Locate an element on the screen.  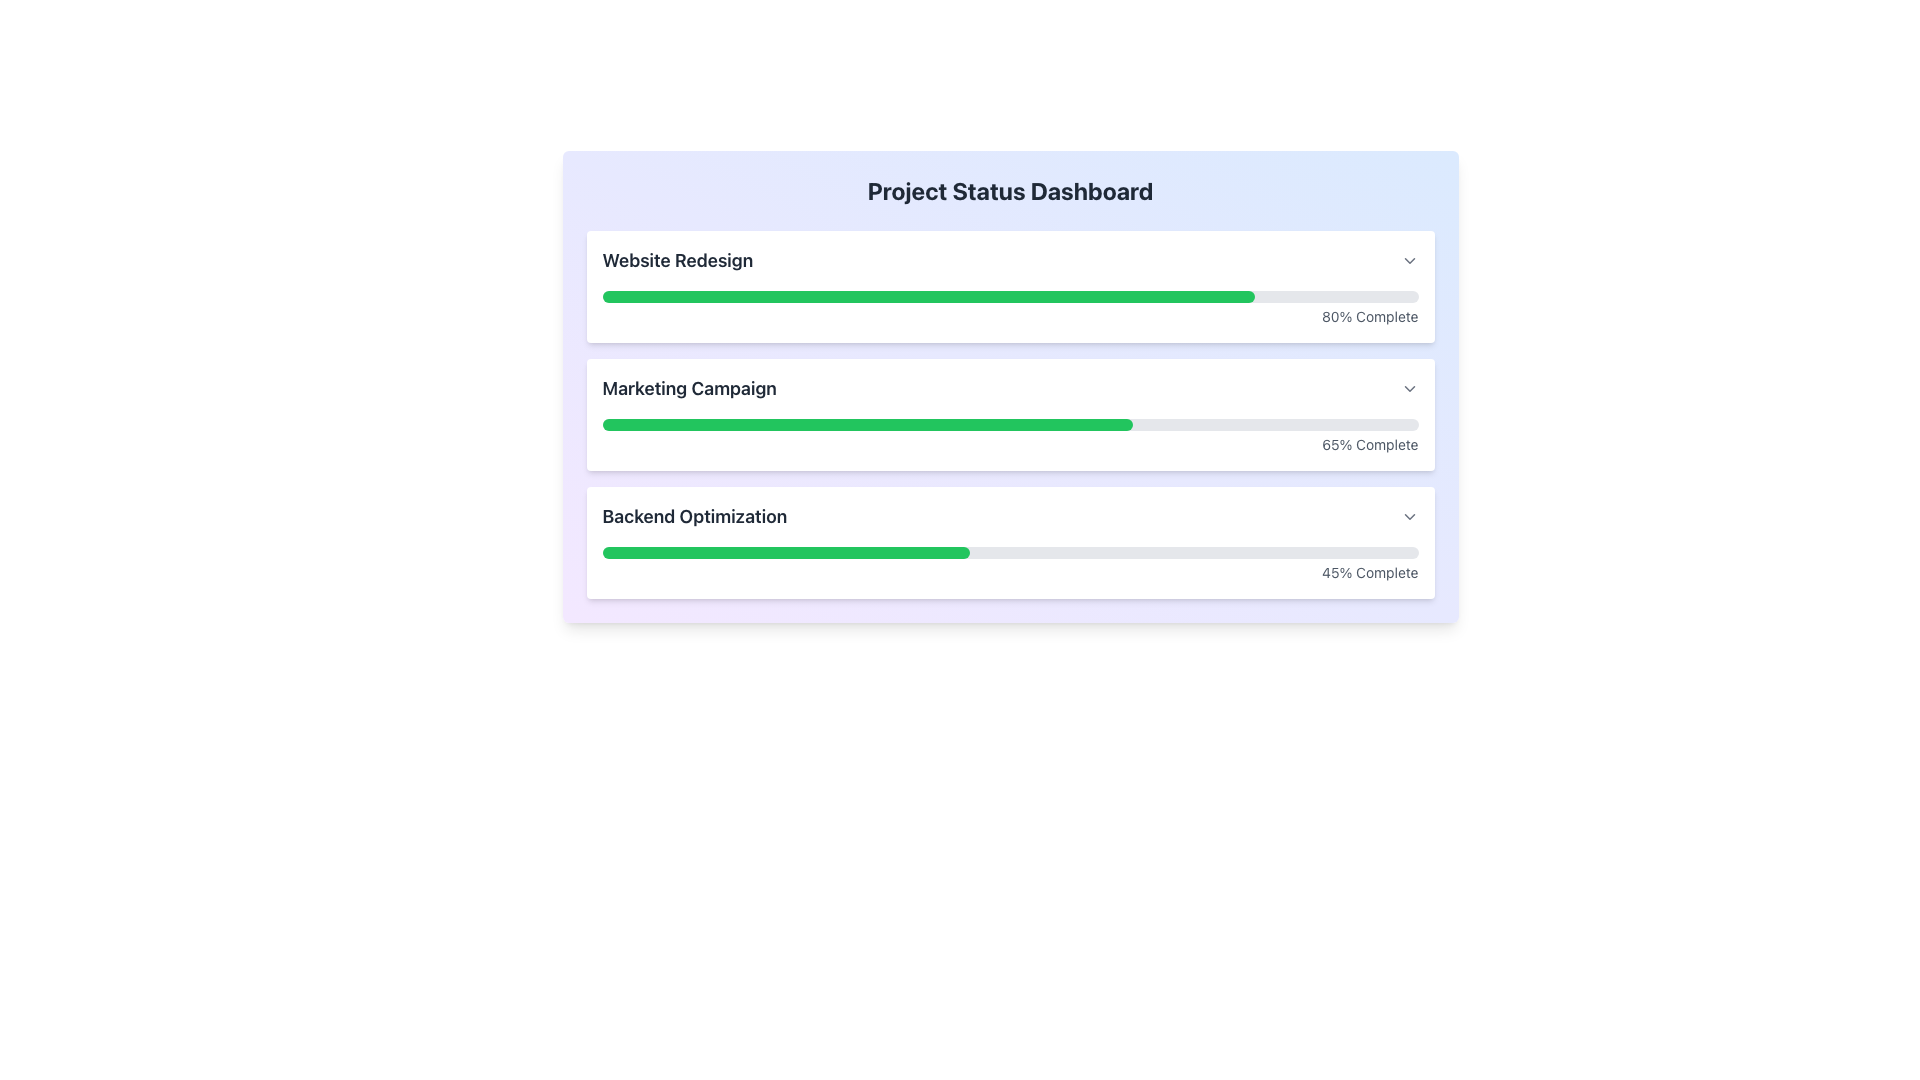
the Dropdown Trigger Icon located in the bottom-right corner of the 'Backend Optimization' section to change its appearance is located at coordinates (1408, 515).